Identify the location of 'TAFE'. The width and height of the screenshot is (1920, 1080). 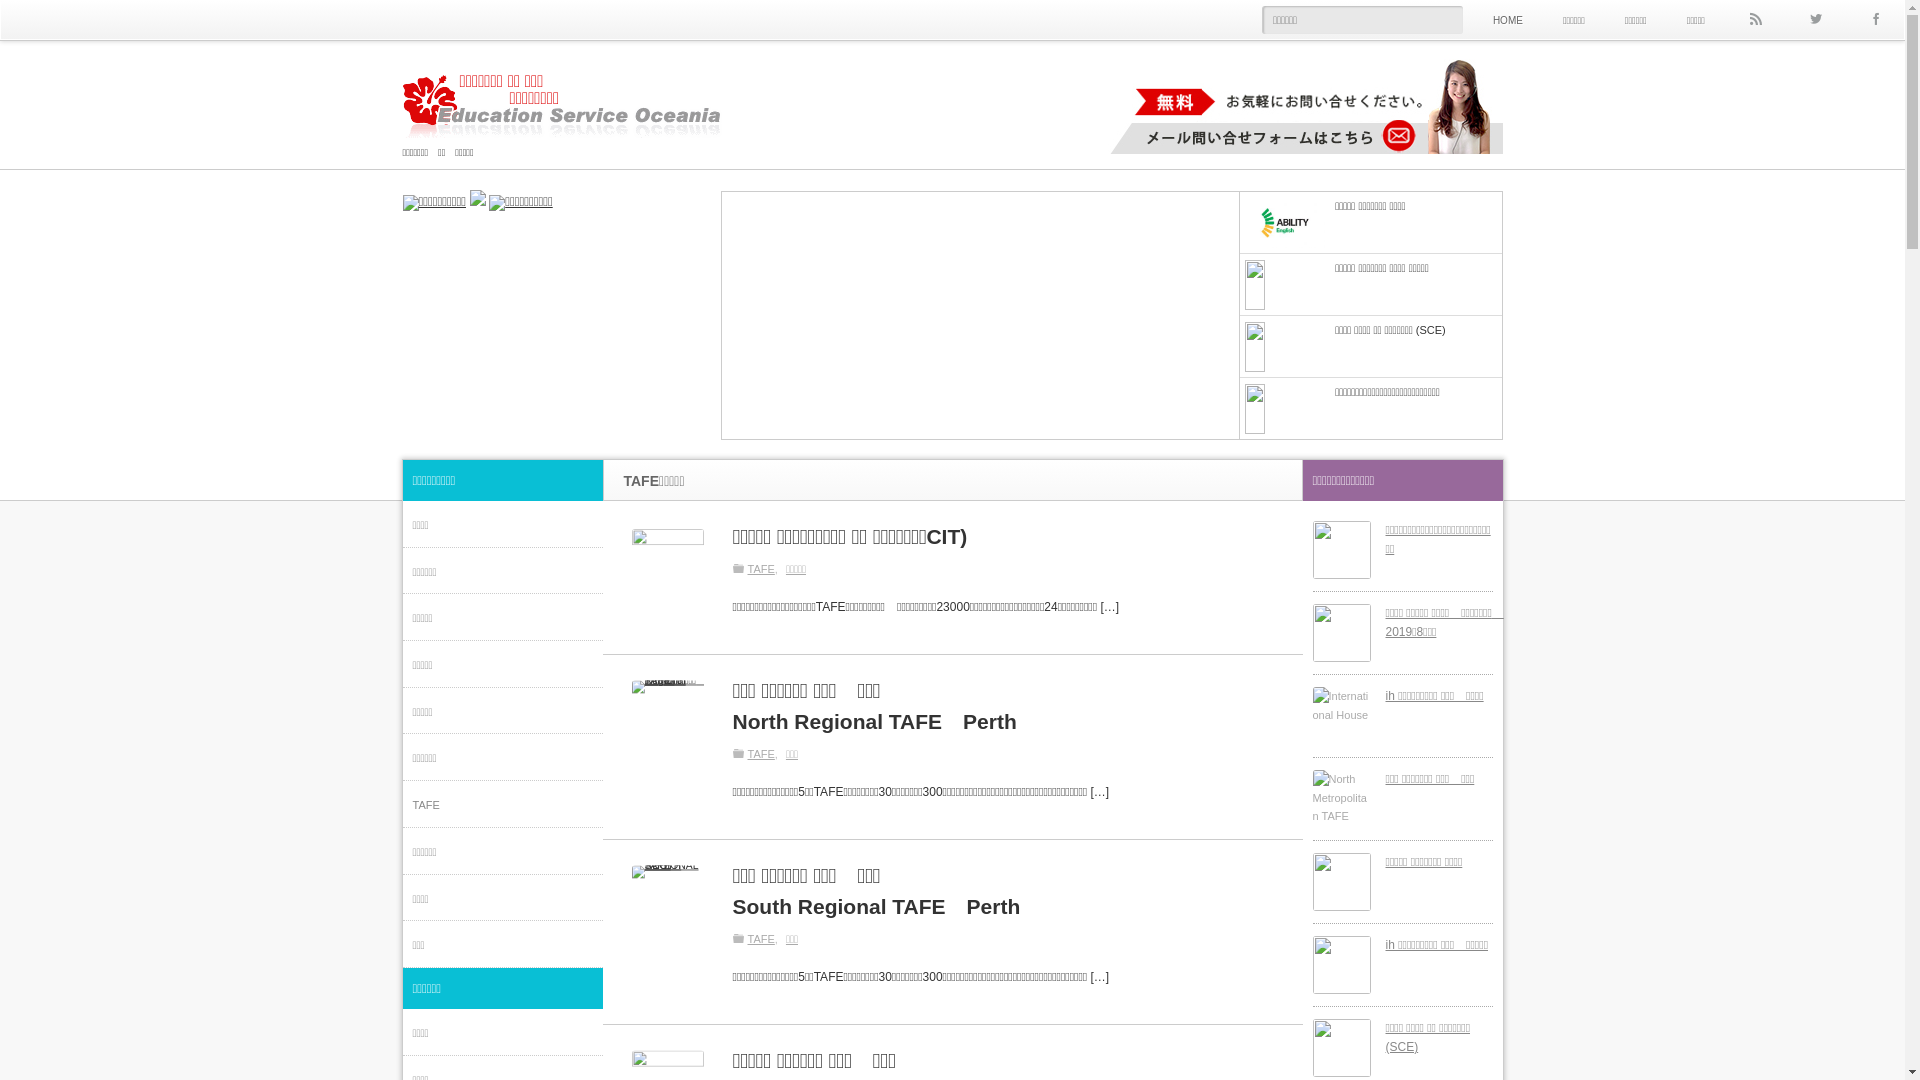
(764, 753).